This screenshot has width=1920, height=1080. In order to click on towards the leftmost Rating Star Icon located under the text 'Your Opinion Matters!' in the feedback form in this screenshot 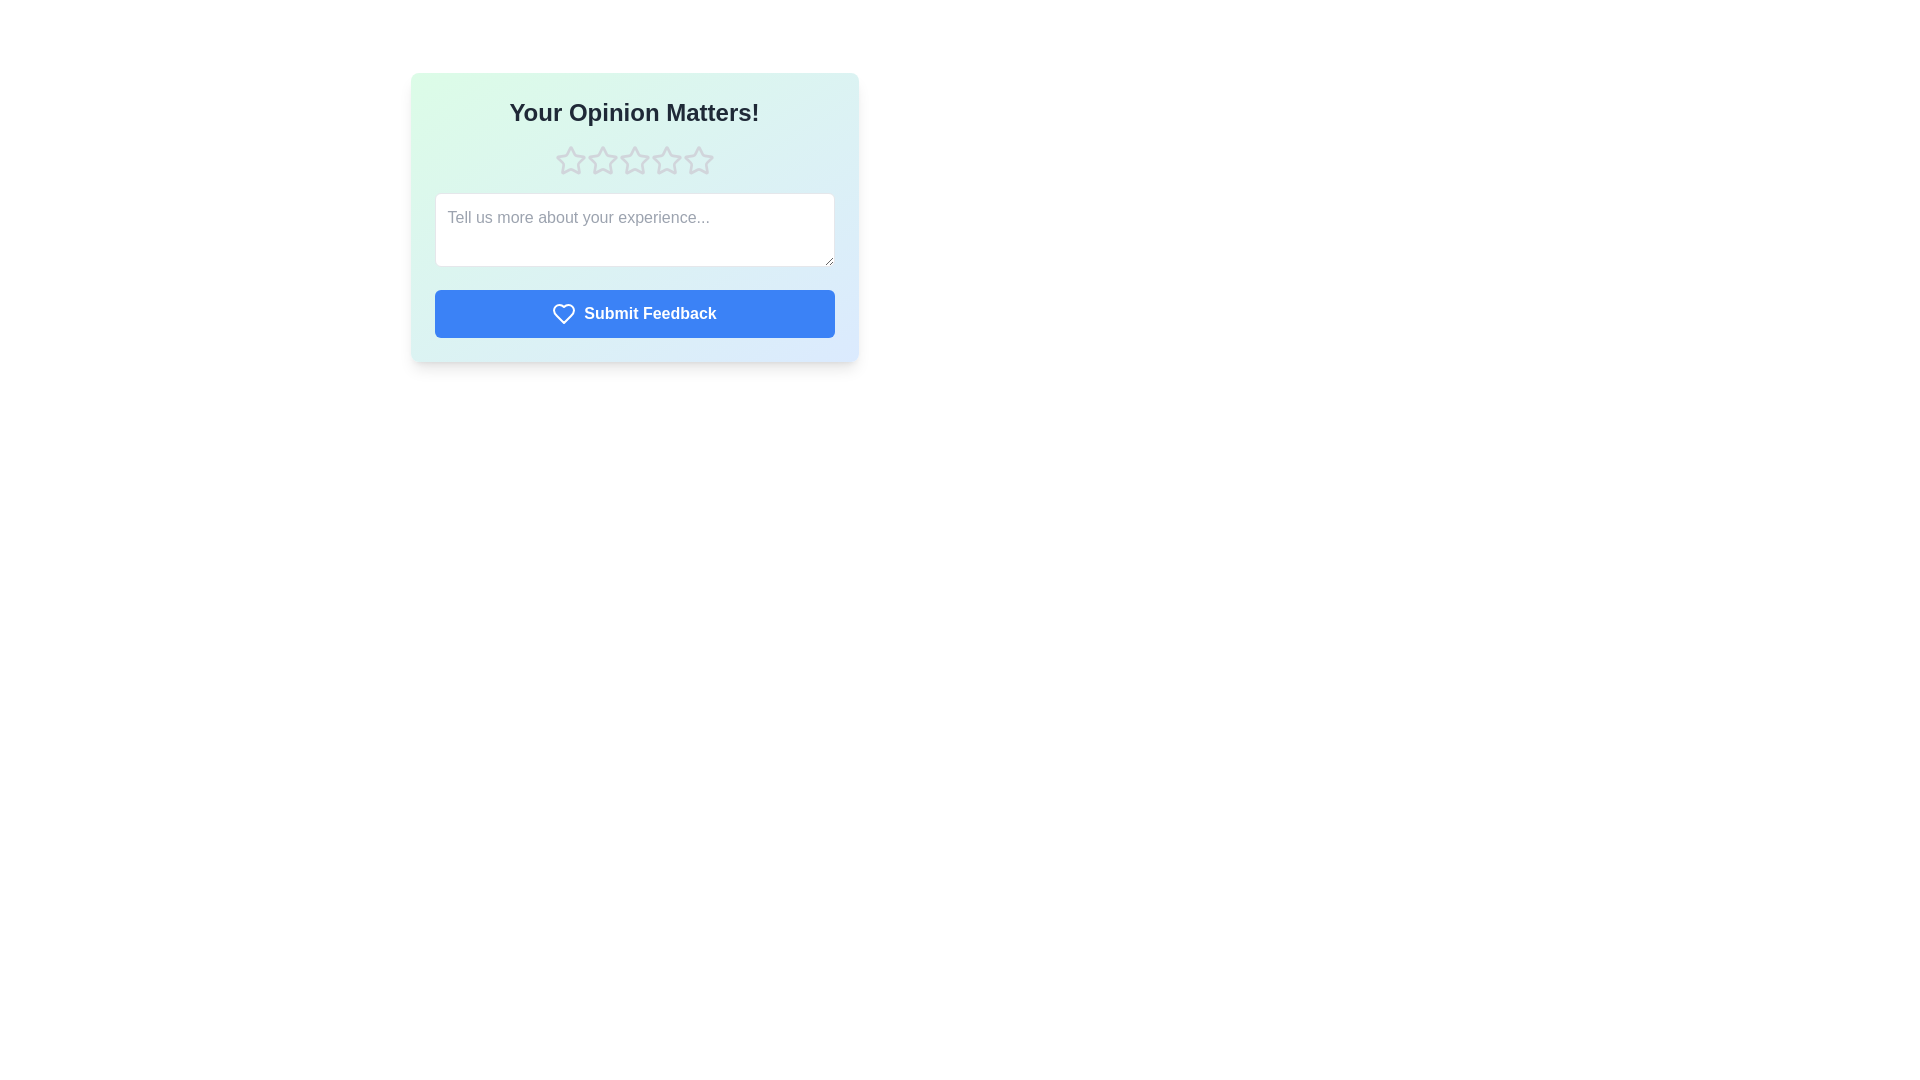, I will do `click(569, 159)`.